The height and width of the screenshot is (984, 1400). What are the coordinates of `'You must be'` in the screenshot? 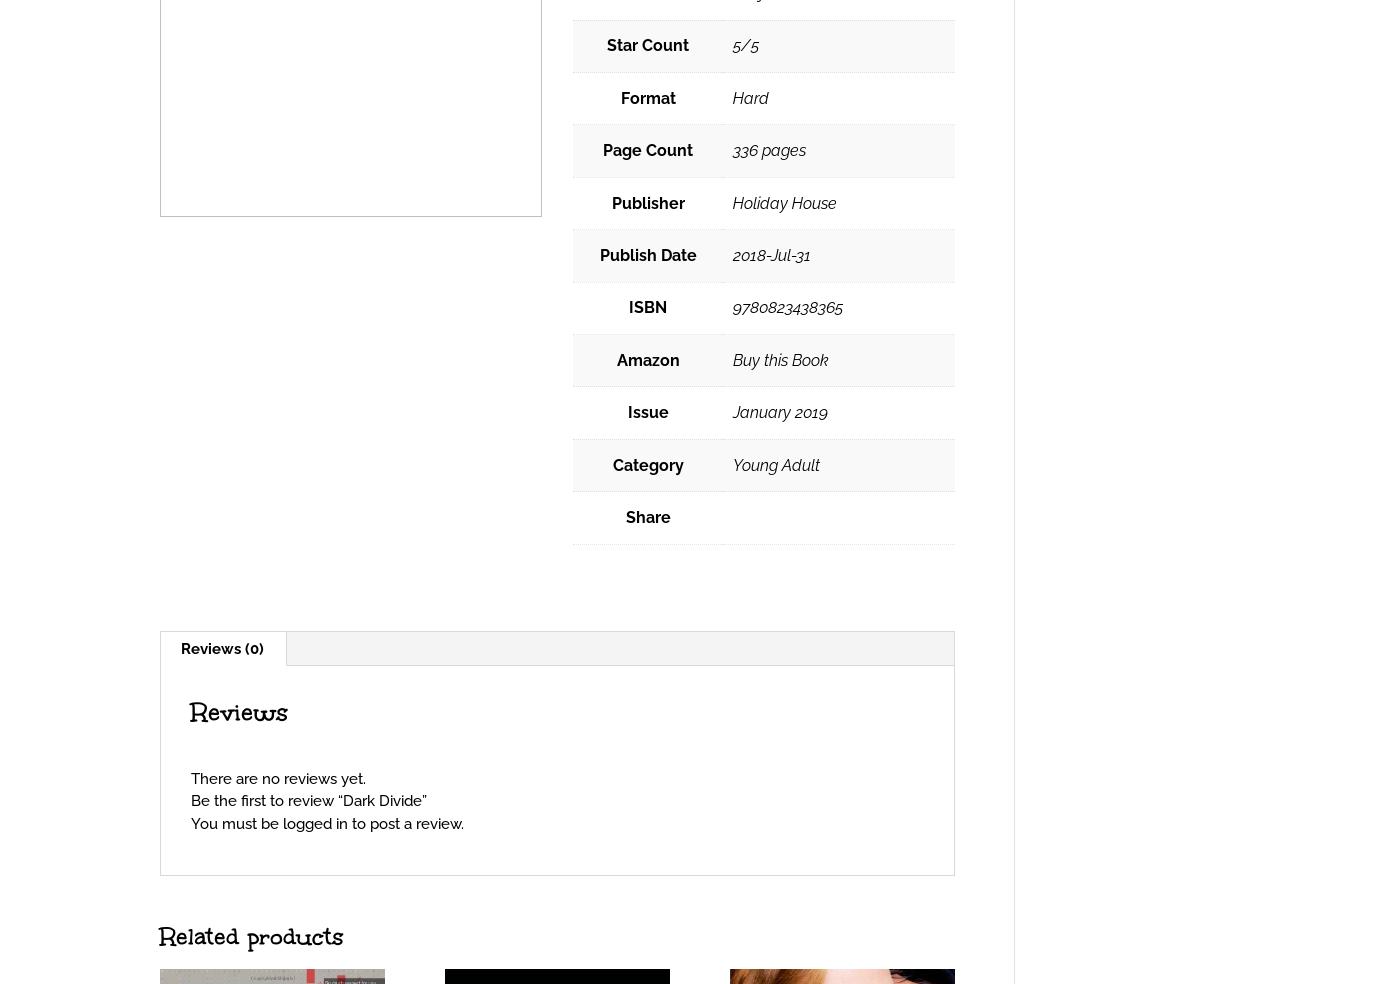 It's located at (237, 822).